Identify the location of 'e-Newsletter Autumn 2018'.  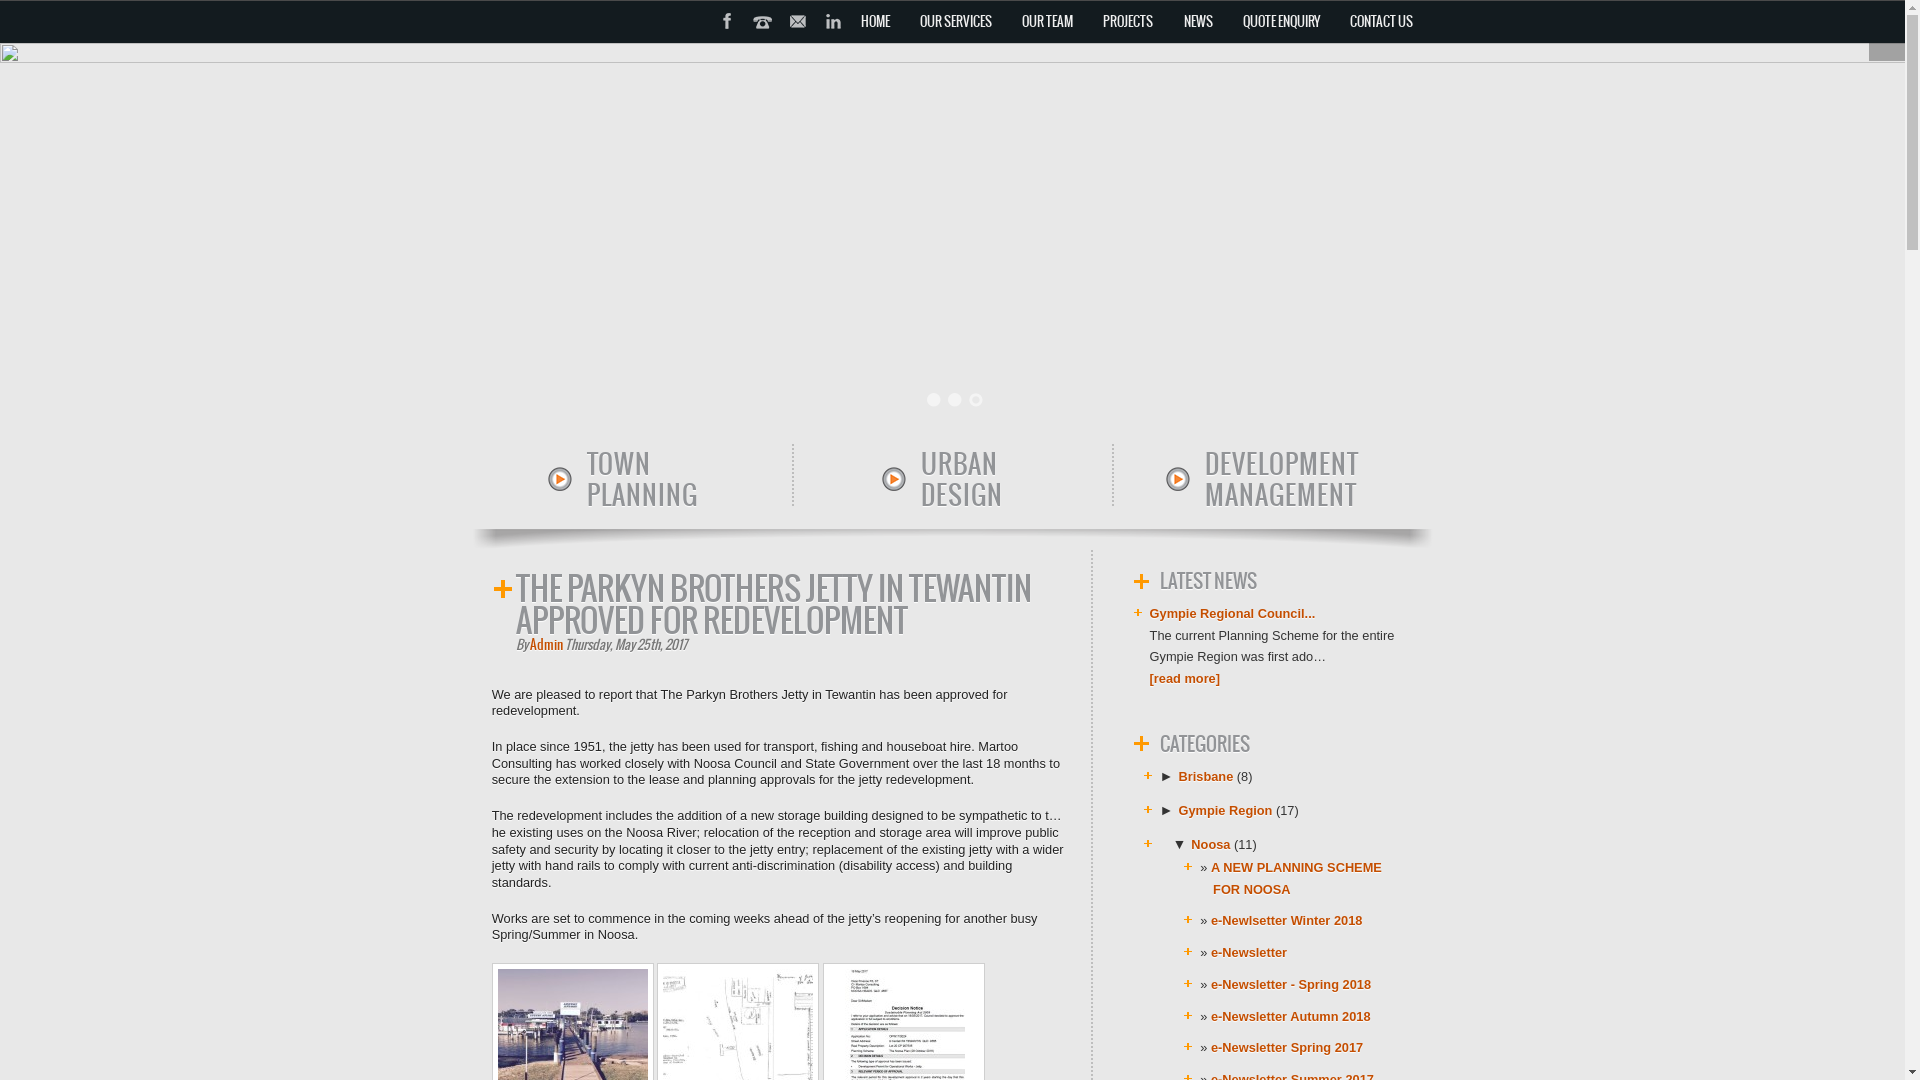
(1291, 1016).